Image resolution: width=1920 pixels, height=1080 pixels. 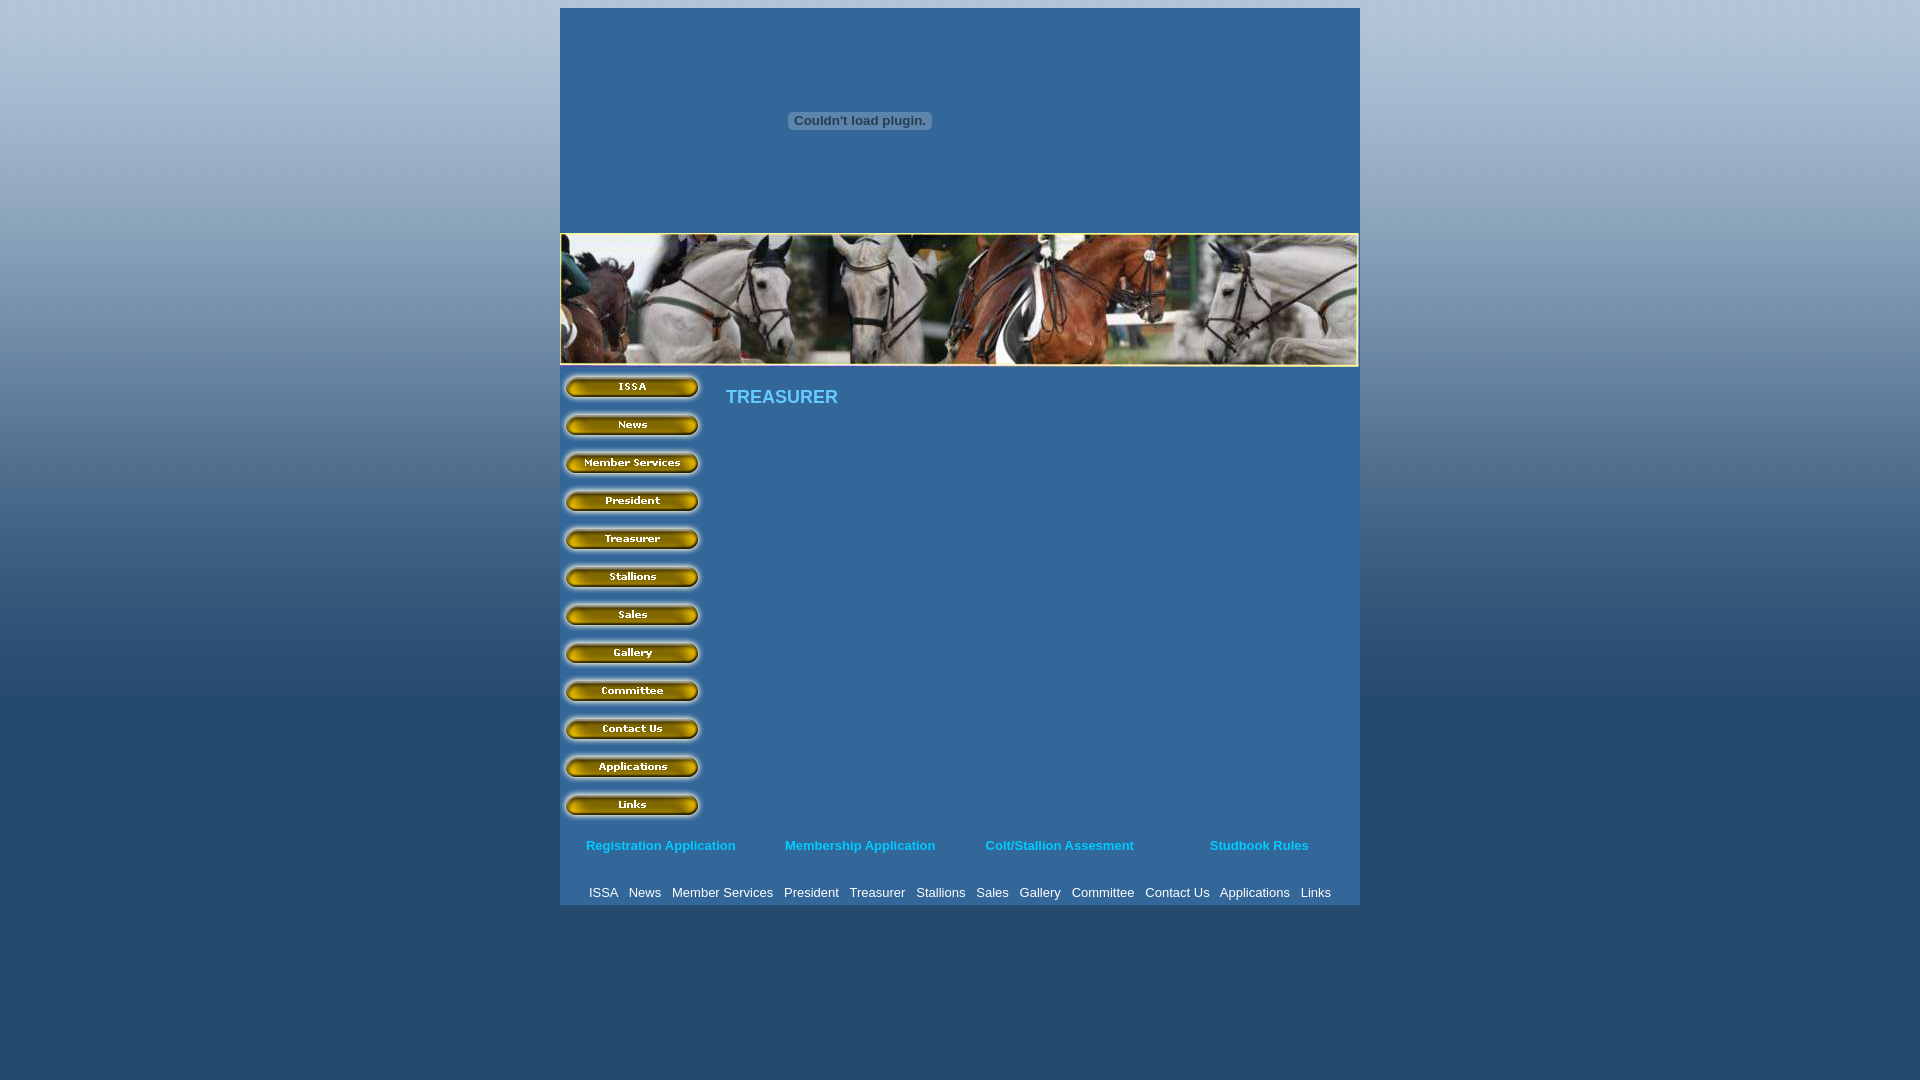 What do you see at coordinates (672, 891) in the screenshot?
I see `'Member Services'` at bounding box center [672, 891].